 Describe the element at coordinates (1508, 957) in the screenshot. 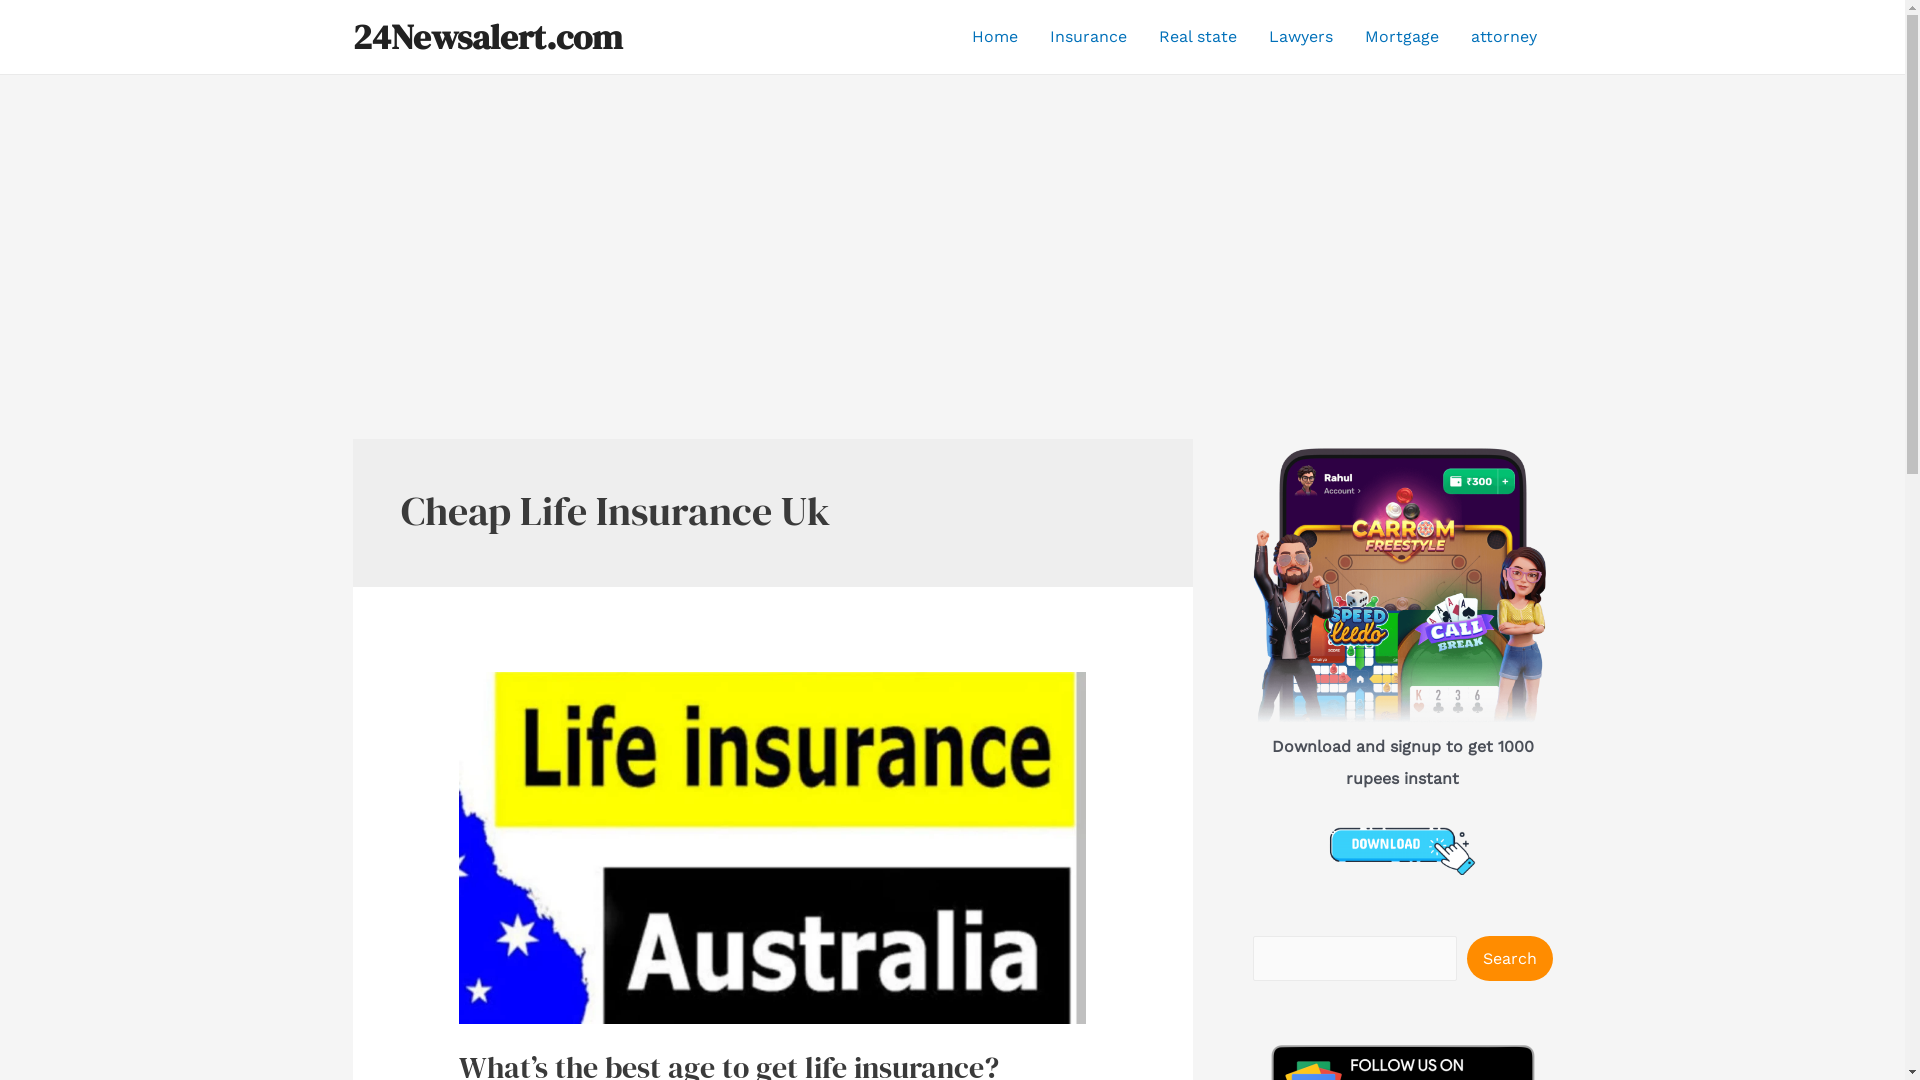

I see `'Search'` at that location.